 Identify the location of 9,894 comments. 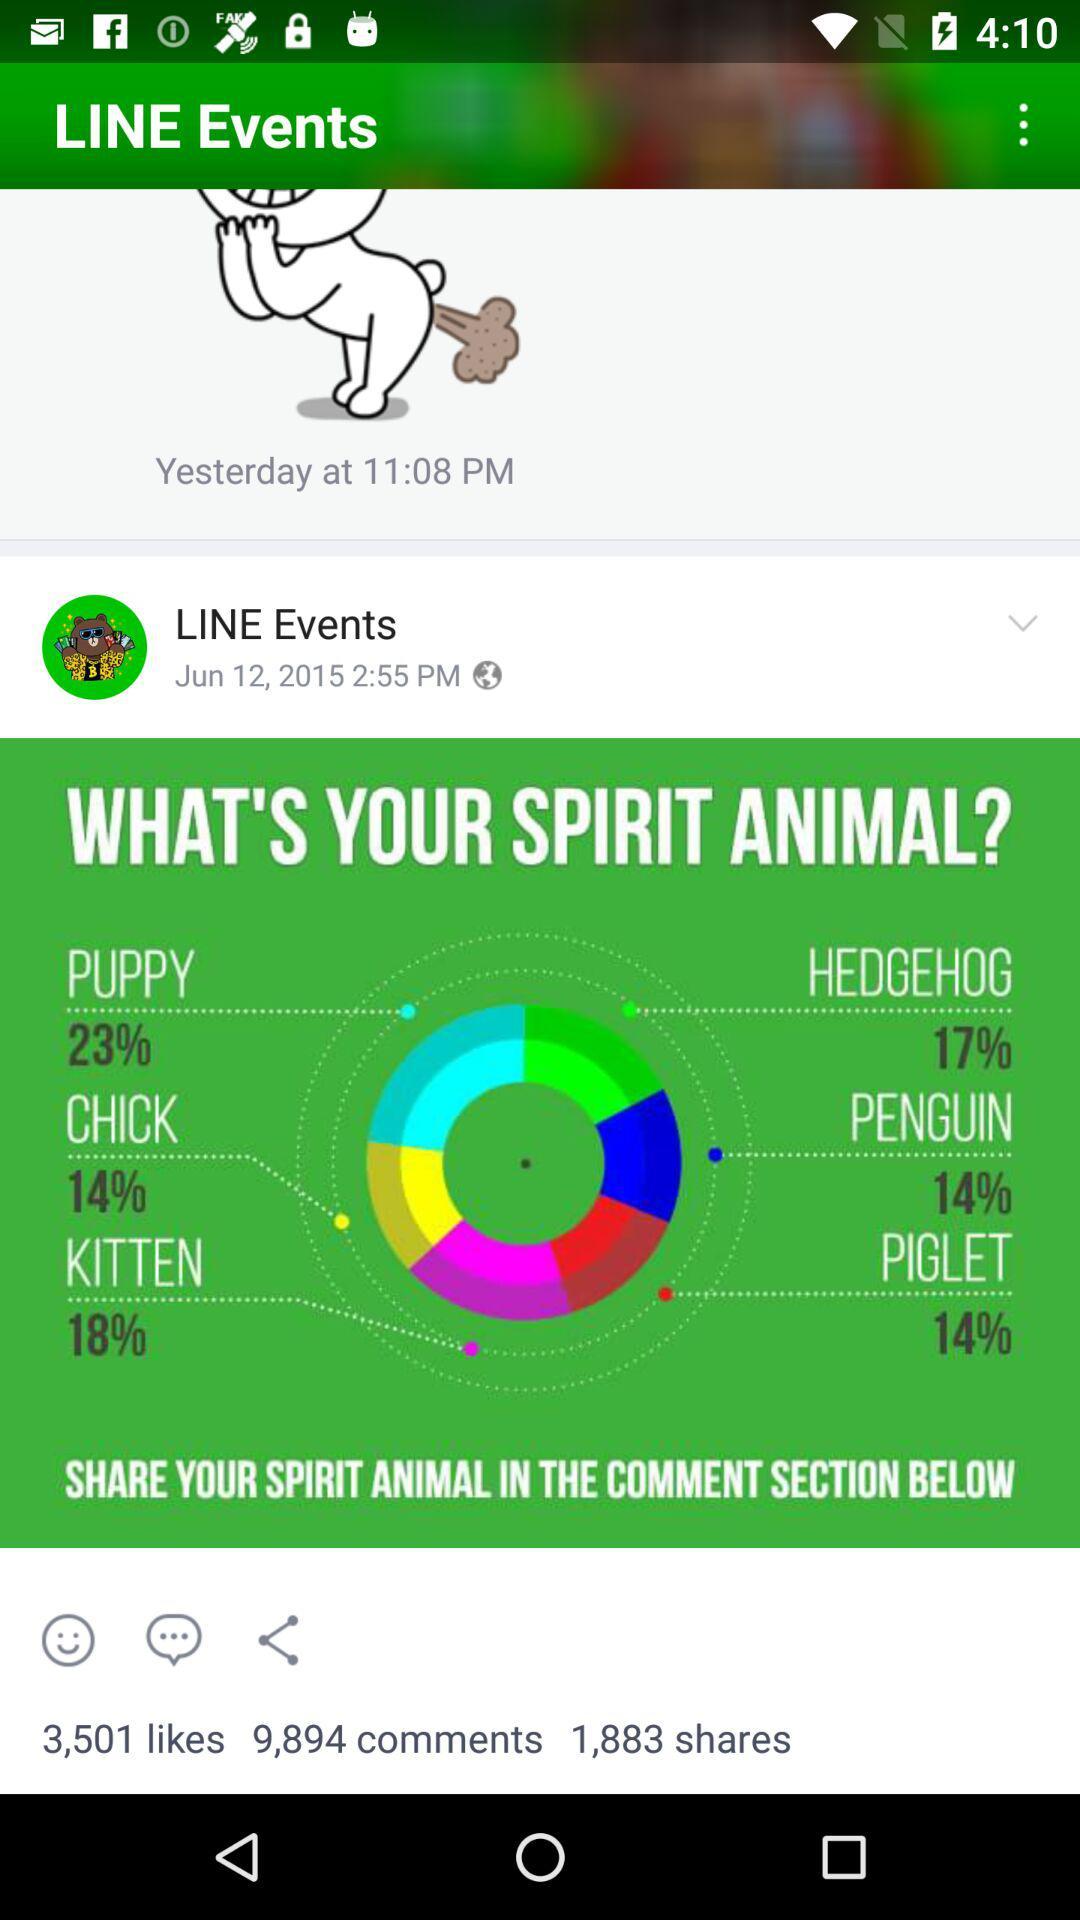
(397, 1738).